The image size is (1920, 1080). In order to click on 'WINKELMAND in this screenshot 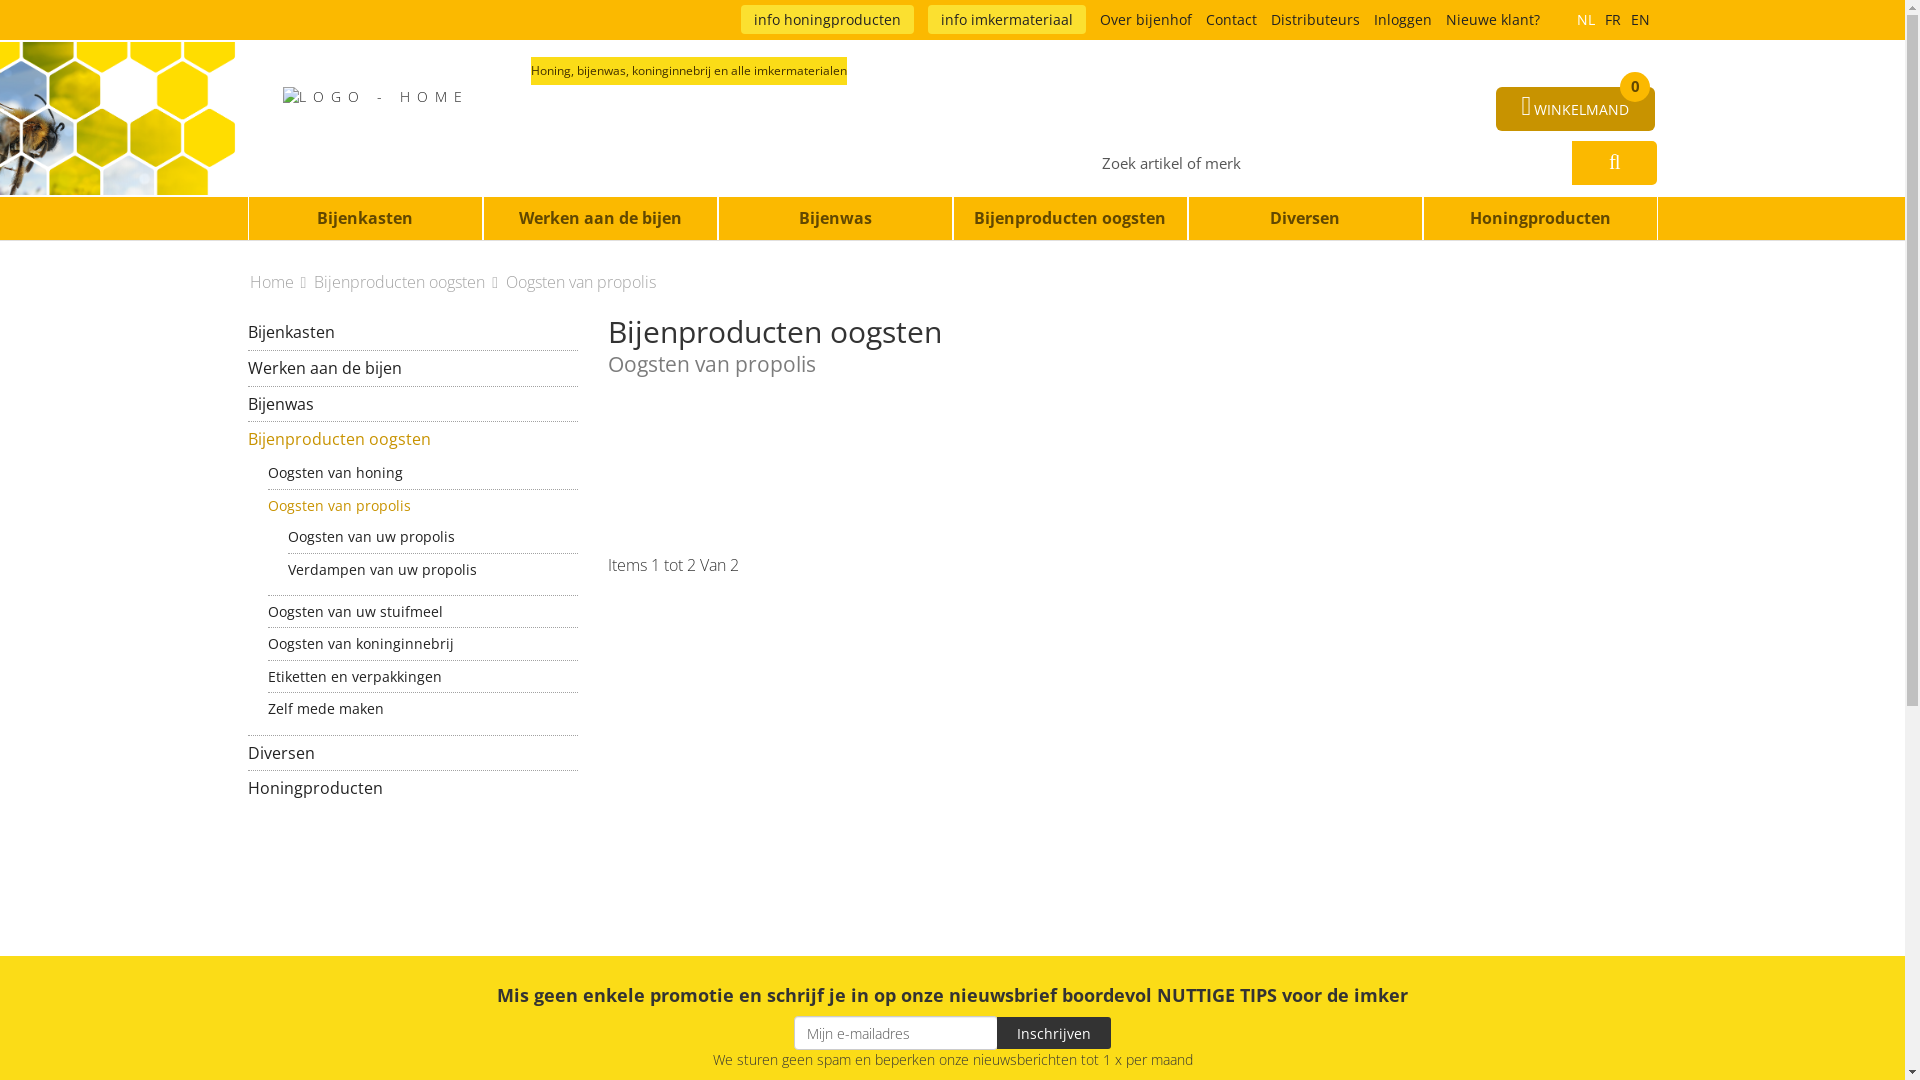, I will do `click(1574, 108)`.